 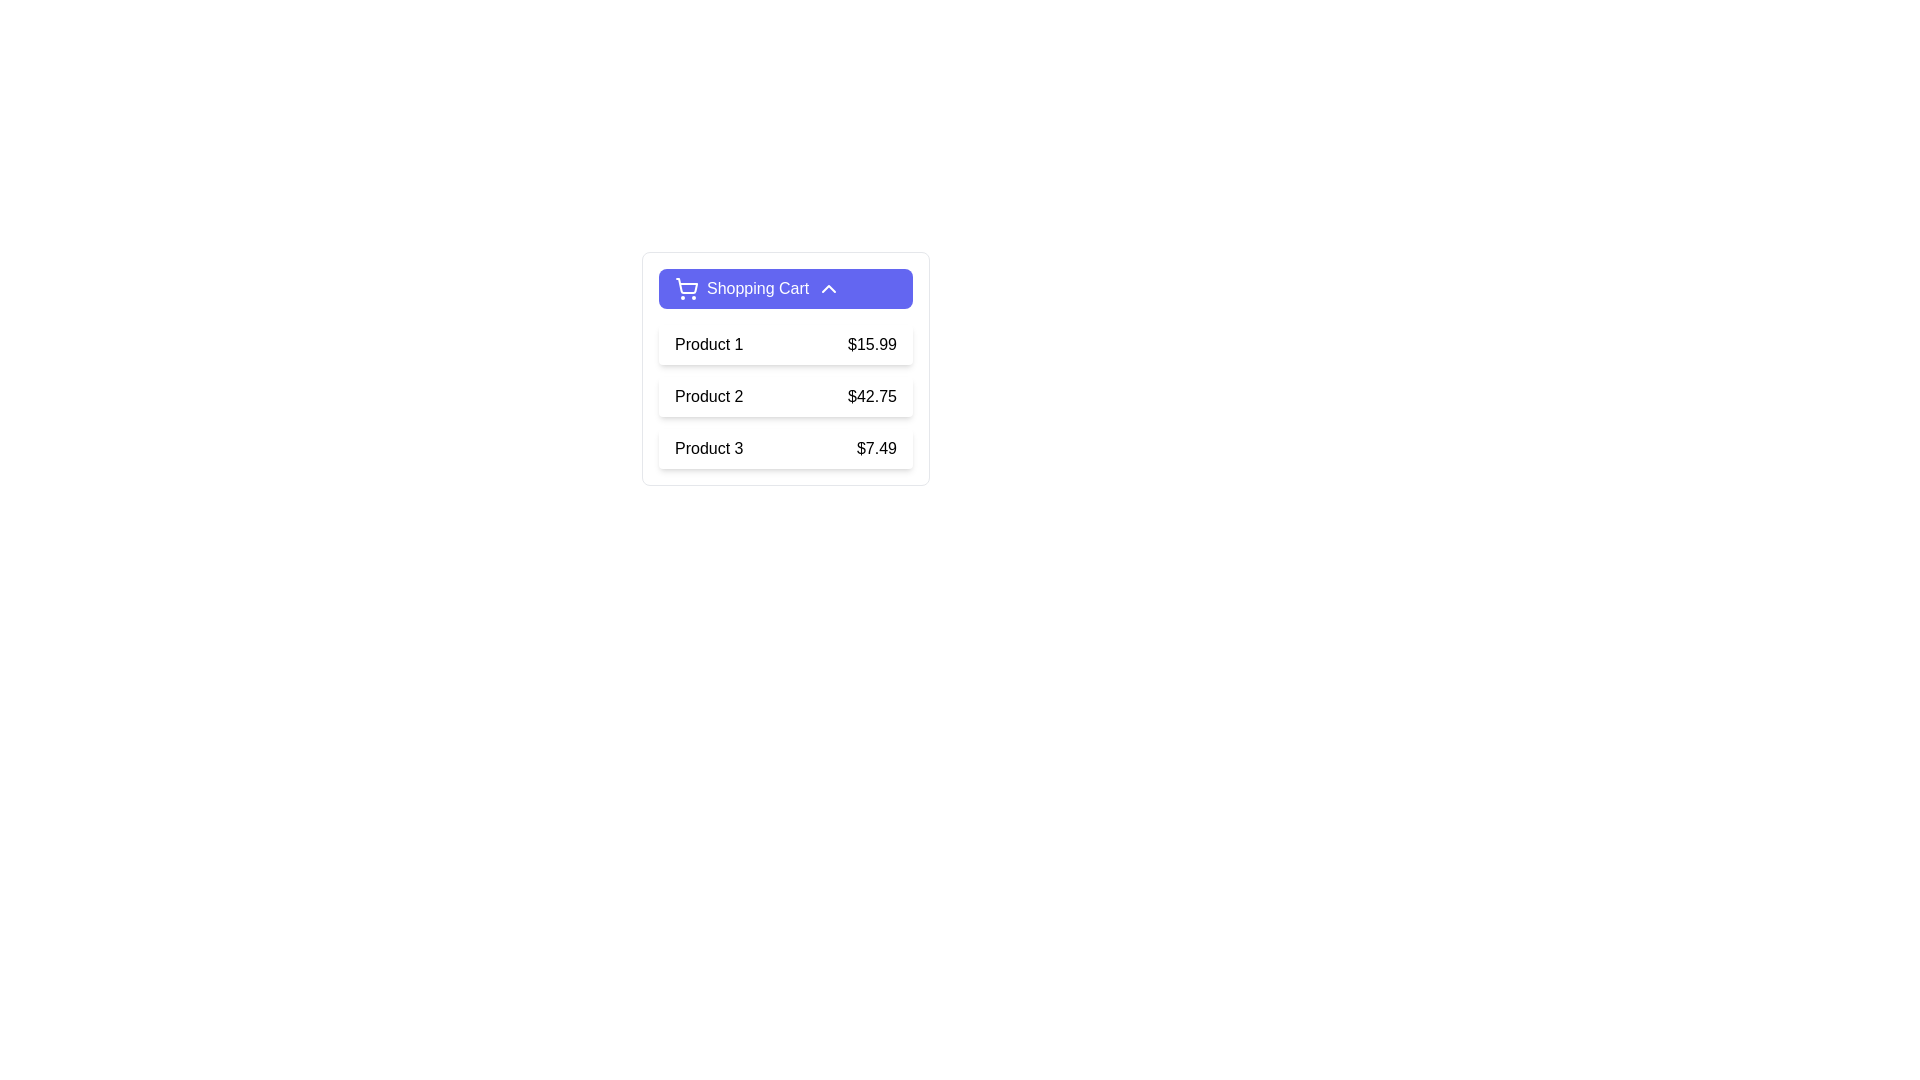 What do you see at coordinates (709, 397) in the screenshot?
I see `the product name text label in the shopping cart interface, which is located to the left of the price label displaying '$42.75'` at bounding box center [709, 397].